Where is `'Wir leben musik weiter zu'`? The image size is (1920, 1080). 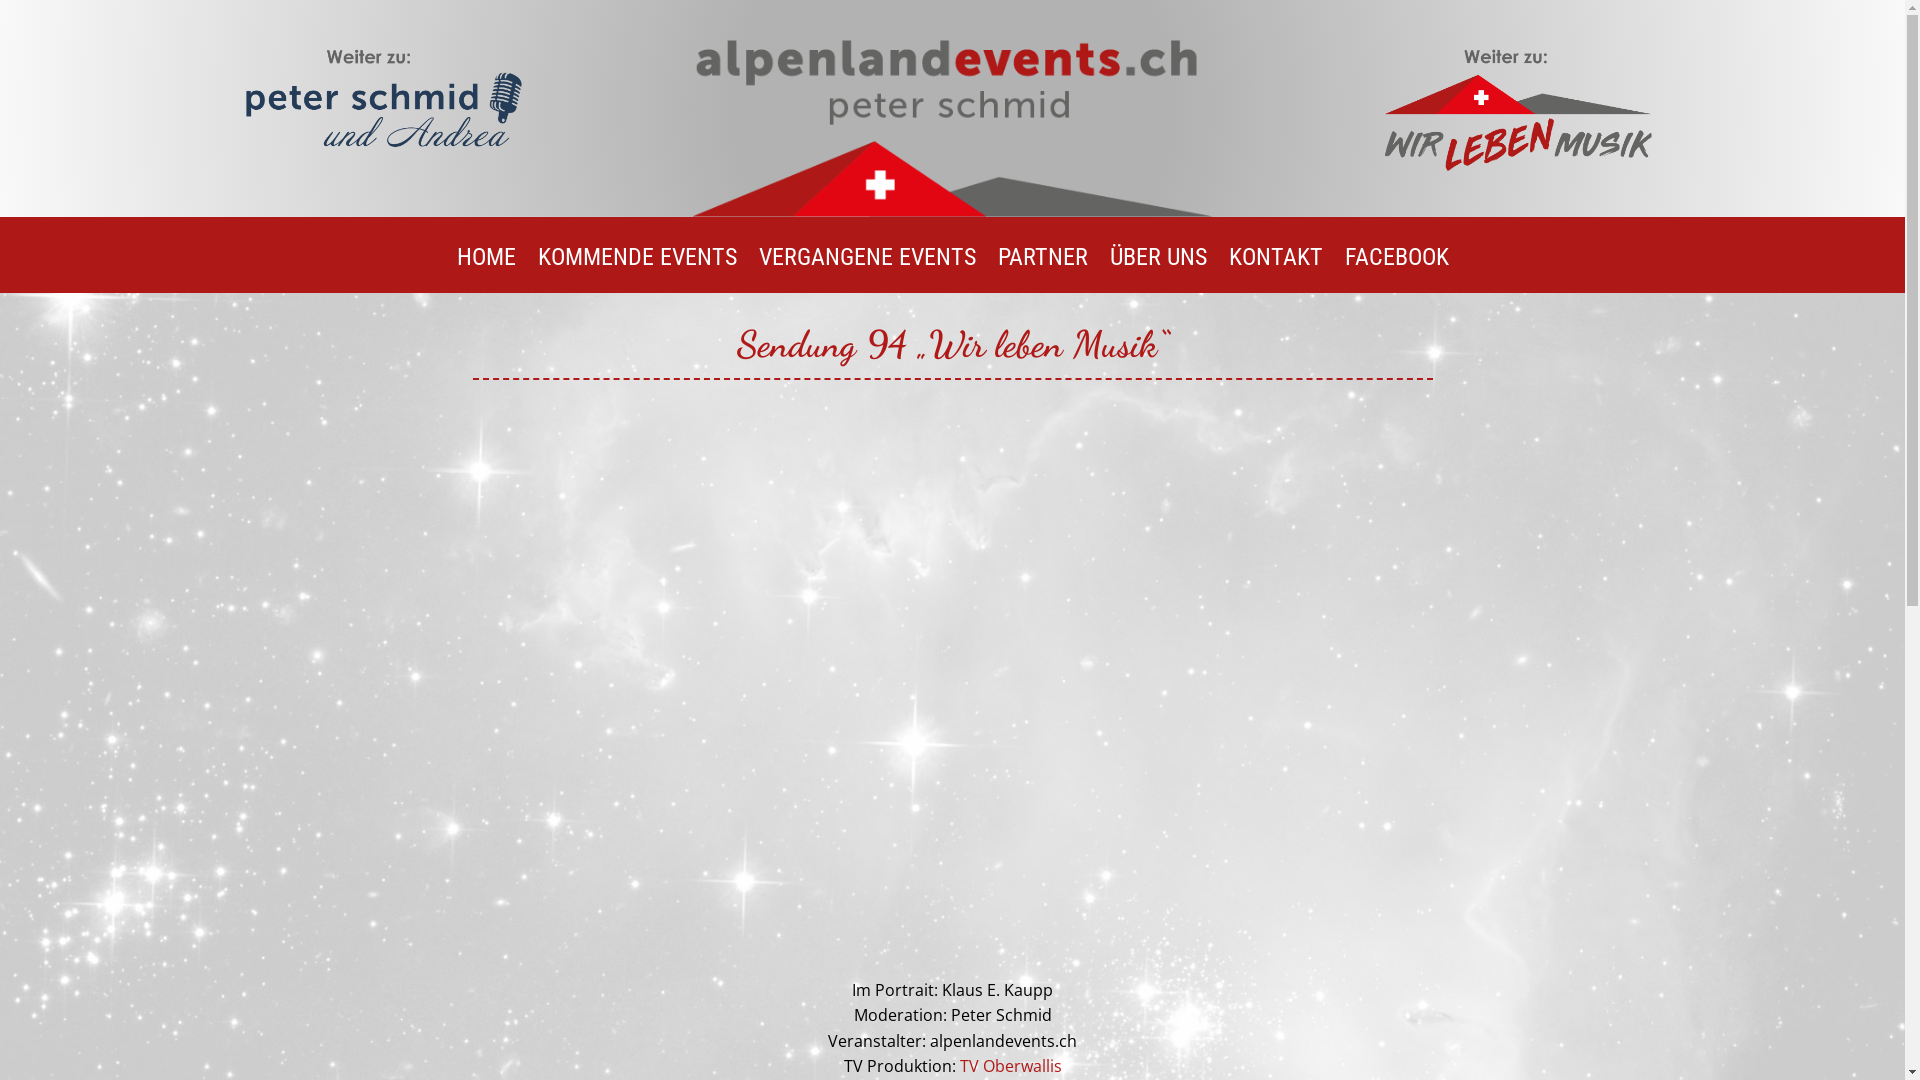
'Wir leben musik weiter zu' is located at coordinates (1520, 105).